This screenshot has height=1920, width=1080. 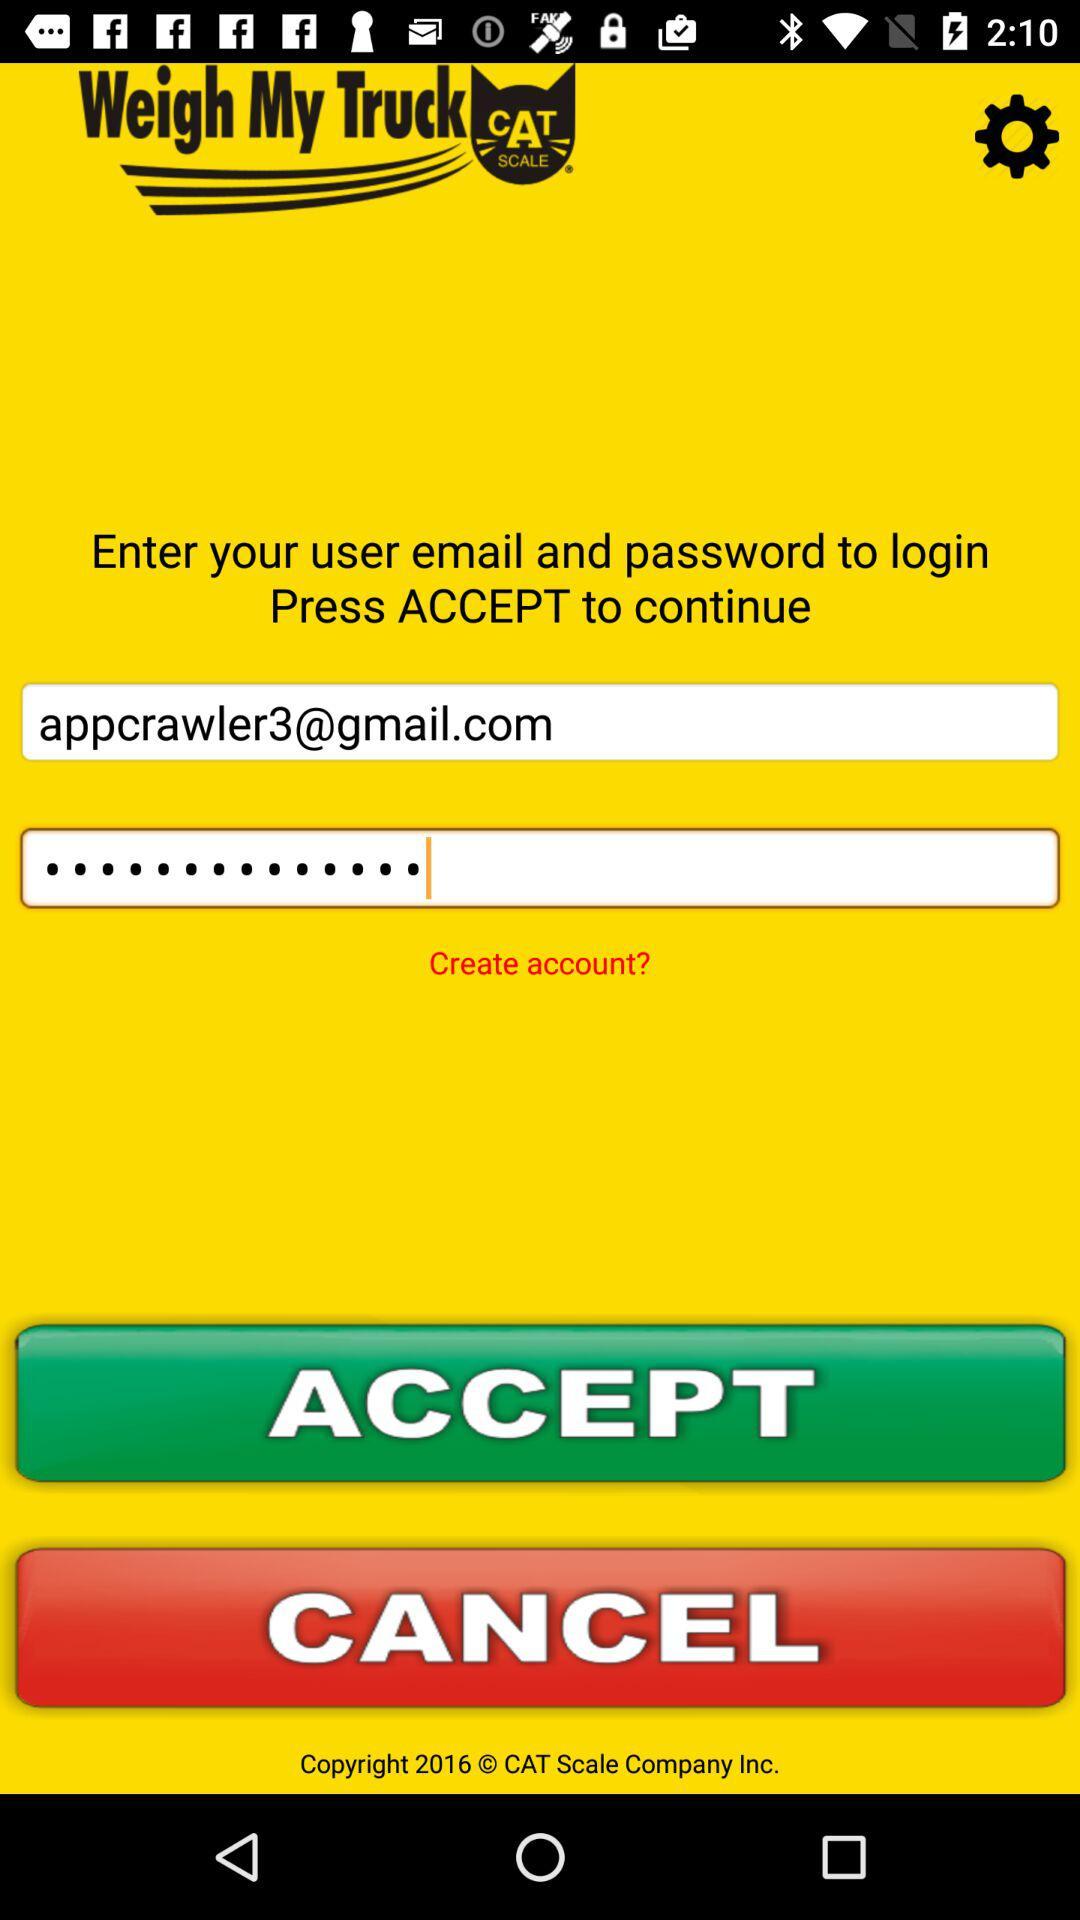 I want to click on the icon below the create account? icon, so click(x=540, y=1403).